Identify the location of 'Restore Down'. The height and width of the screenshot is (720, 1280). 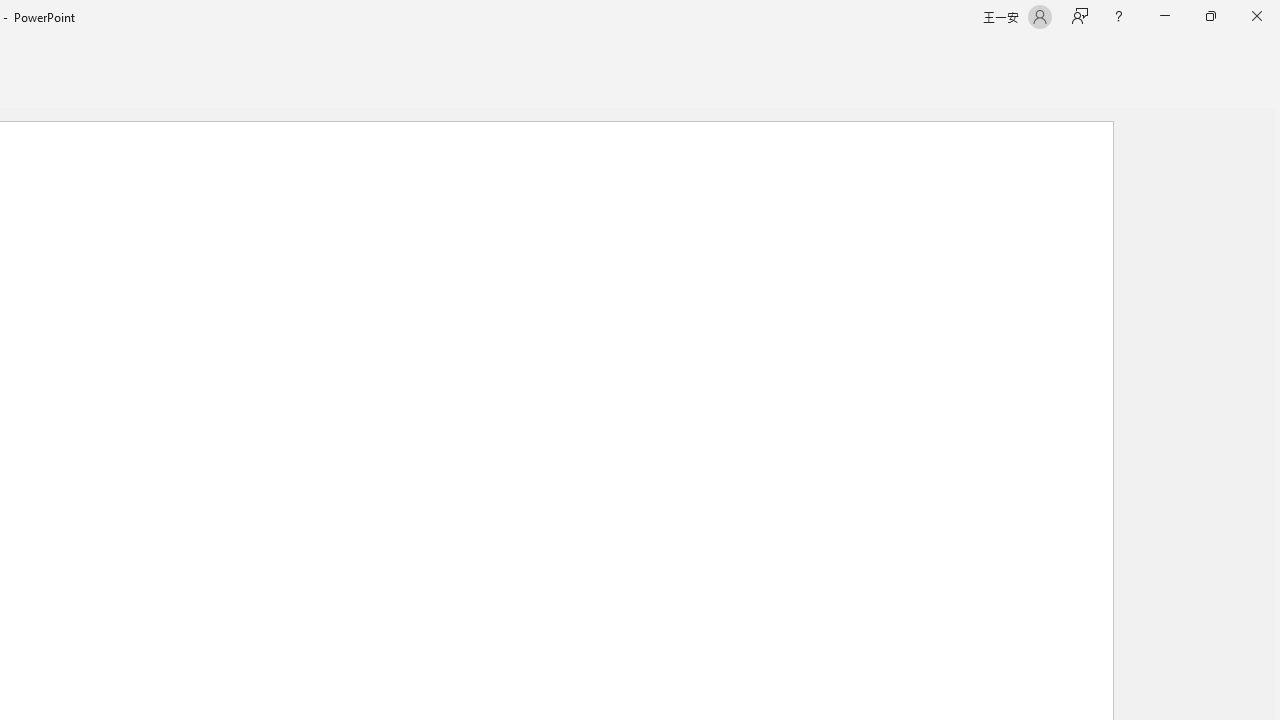
(1209, 16).